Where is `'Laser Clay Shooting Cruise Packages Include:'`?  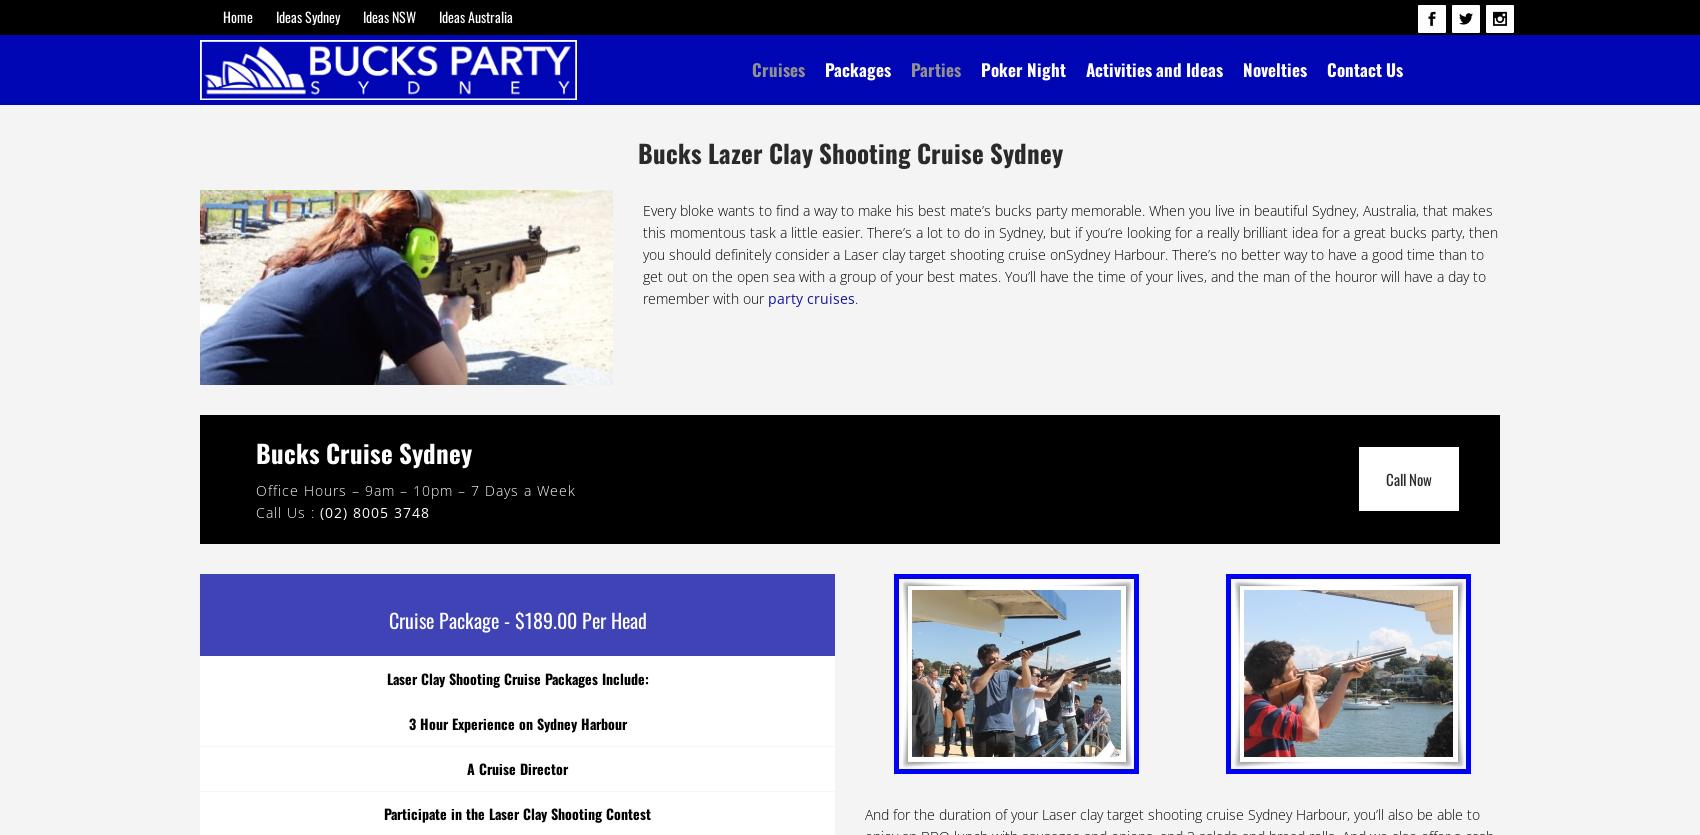
'Laser Clay Shooting Cruise Packages Include:' is located at coordinates (516, 677).